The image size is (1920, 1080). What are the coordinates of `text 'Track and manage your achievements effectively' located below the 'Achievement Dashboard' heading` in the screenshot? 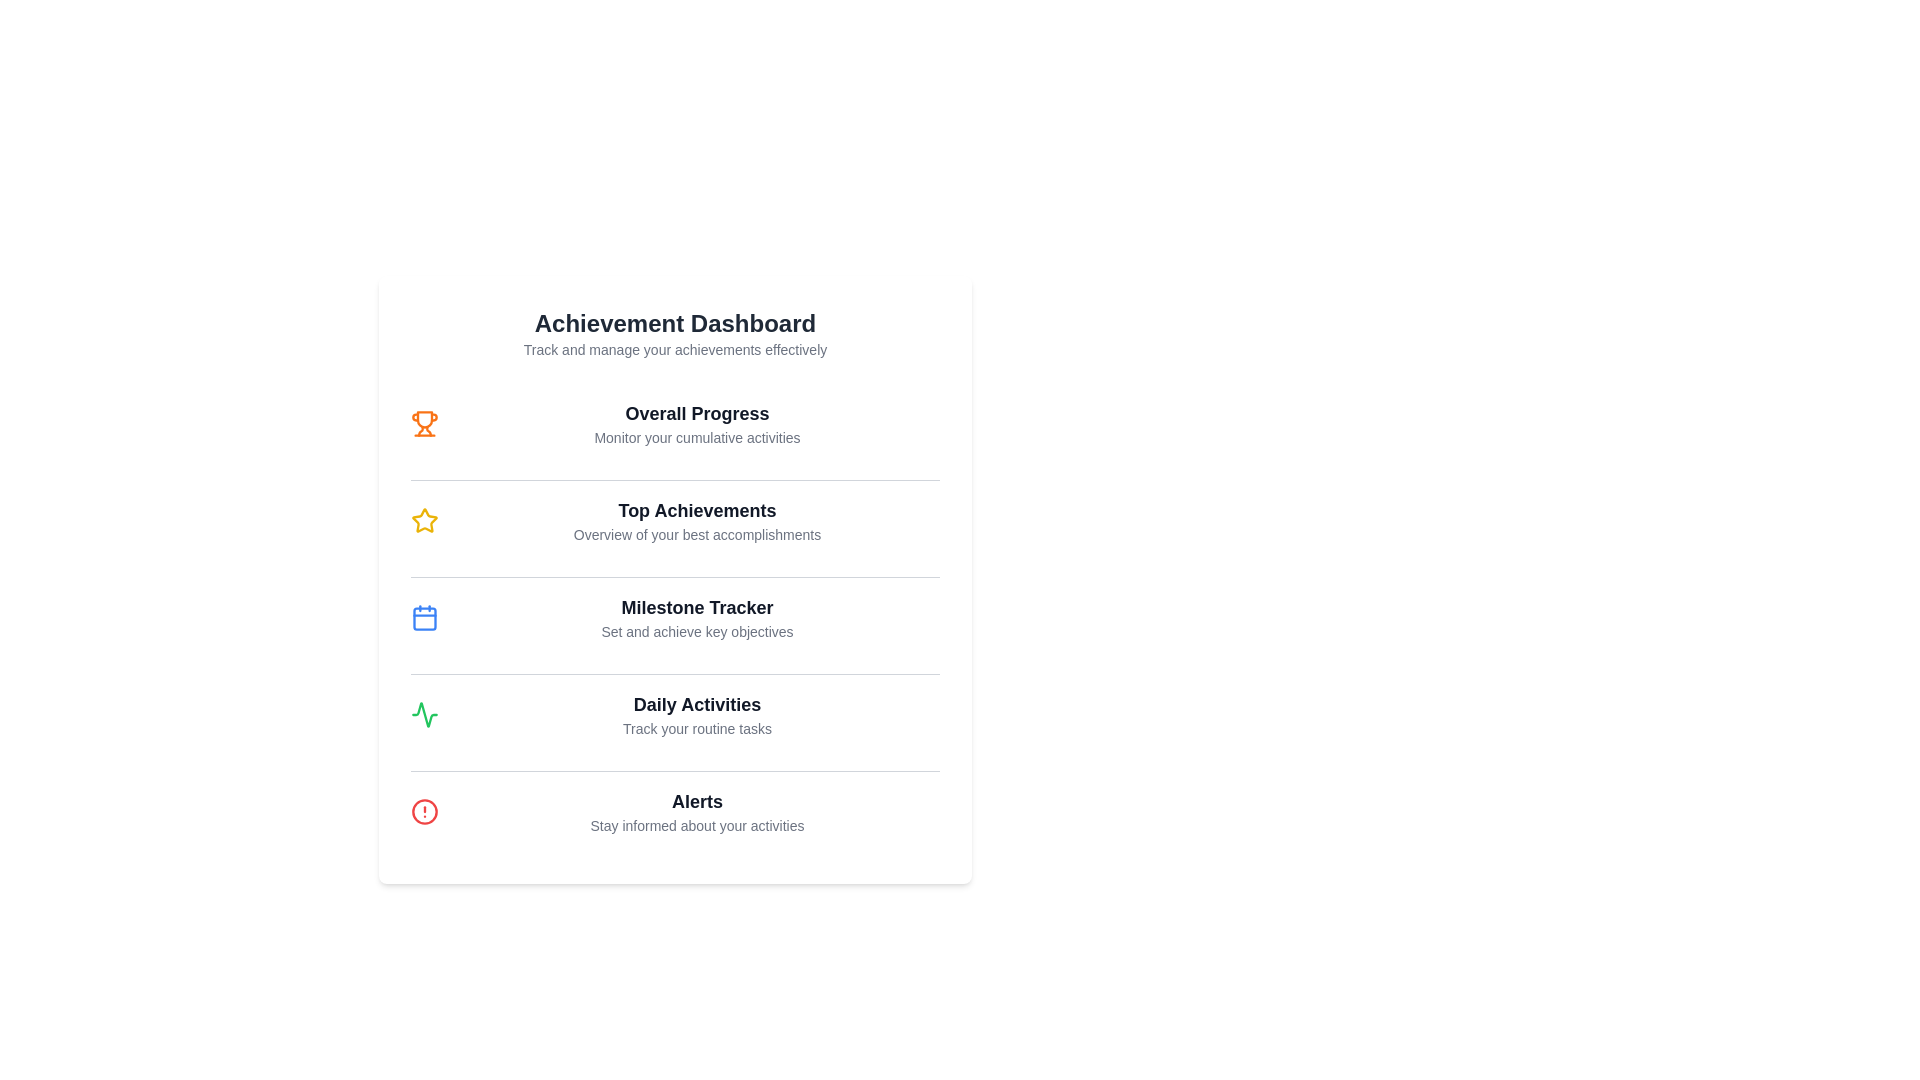 It's located at (675, 349).